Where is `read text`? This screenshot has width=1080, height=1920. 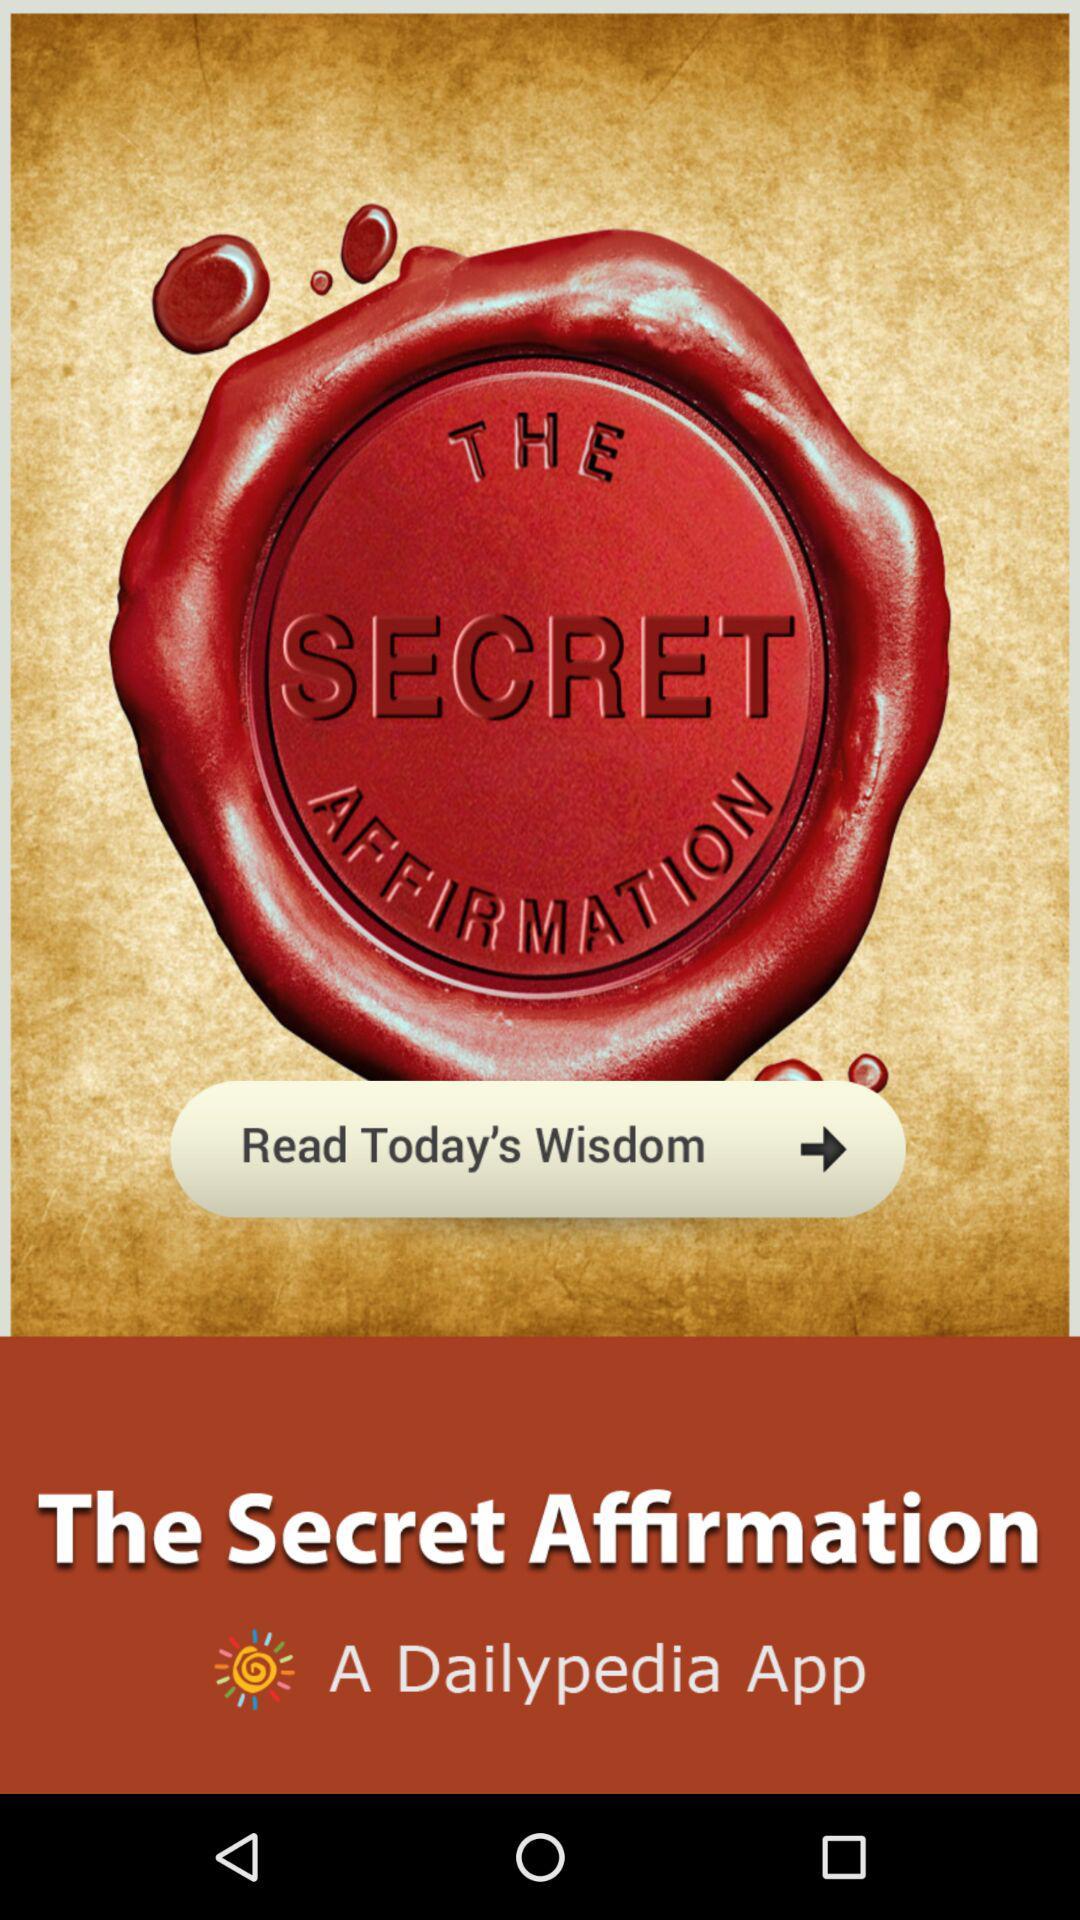
read text is located at coordinates (538, 1243).